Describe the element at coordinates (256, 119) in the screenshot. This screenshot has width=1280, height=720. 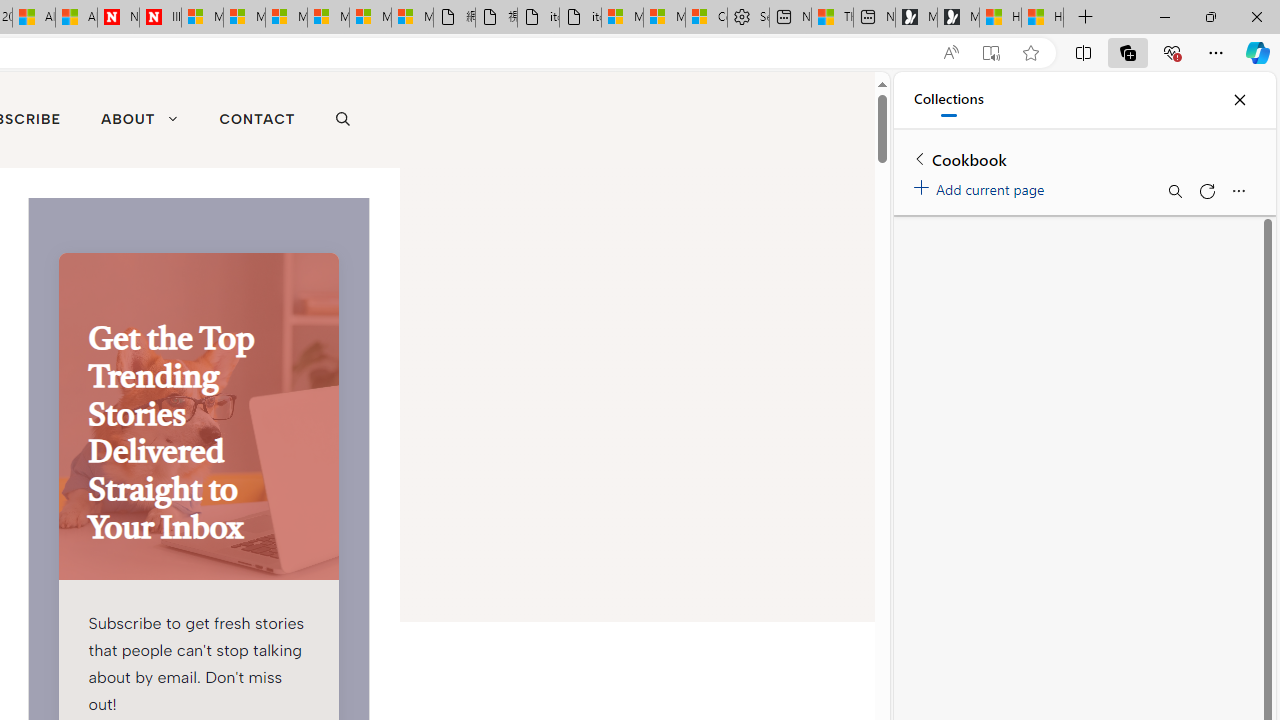
I see `'CONTACT'` at that location.